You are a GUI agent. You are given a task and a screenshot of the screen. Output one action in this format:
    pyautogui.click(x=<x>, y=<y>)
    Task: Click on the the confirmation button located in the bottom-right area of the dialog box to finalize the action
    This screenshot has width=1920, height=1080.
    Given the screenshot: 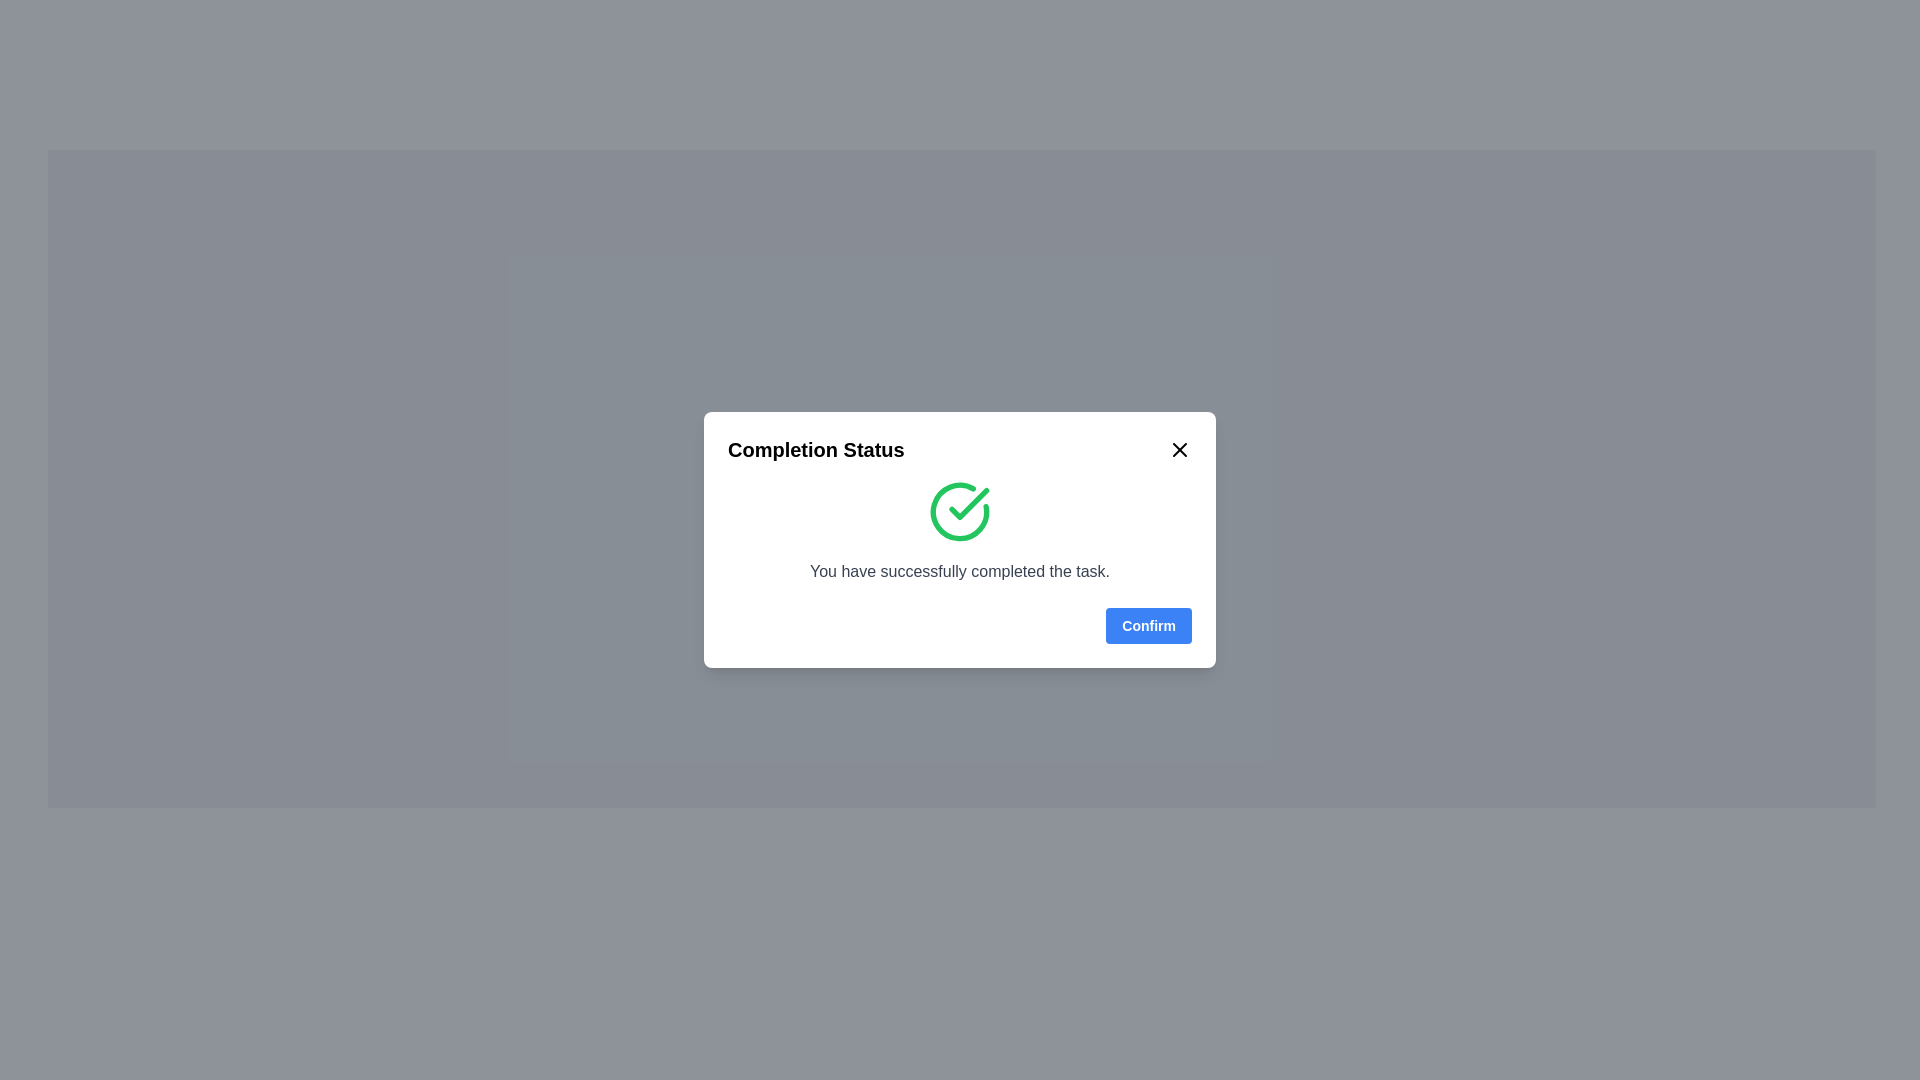 What is the action you would take?
    pyautogui.click(x=1149, y=624)
    